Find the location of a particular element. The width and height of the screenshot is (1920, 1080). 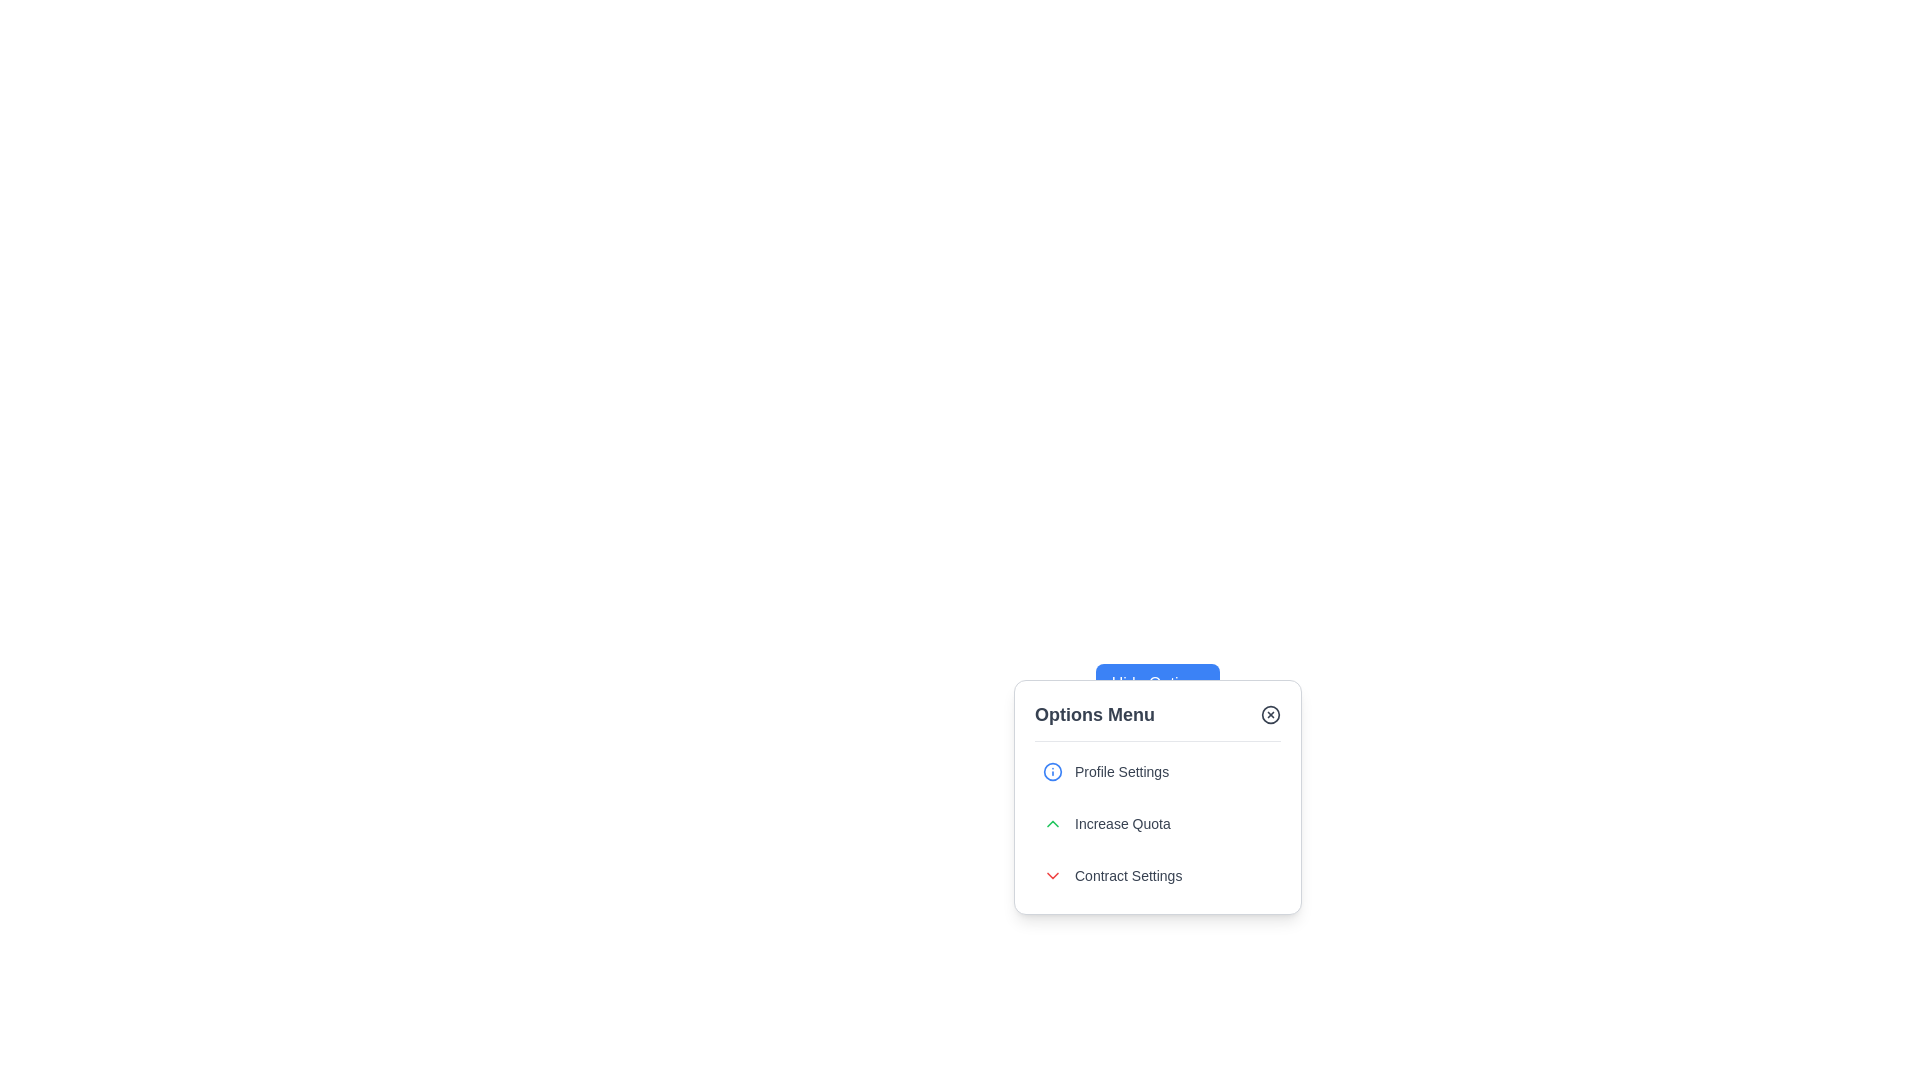

the 'Contract Settings' text label is located at coordinates (1128, 874).